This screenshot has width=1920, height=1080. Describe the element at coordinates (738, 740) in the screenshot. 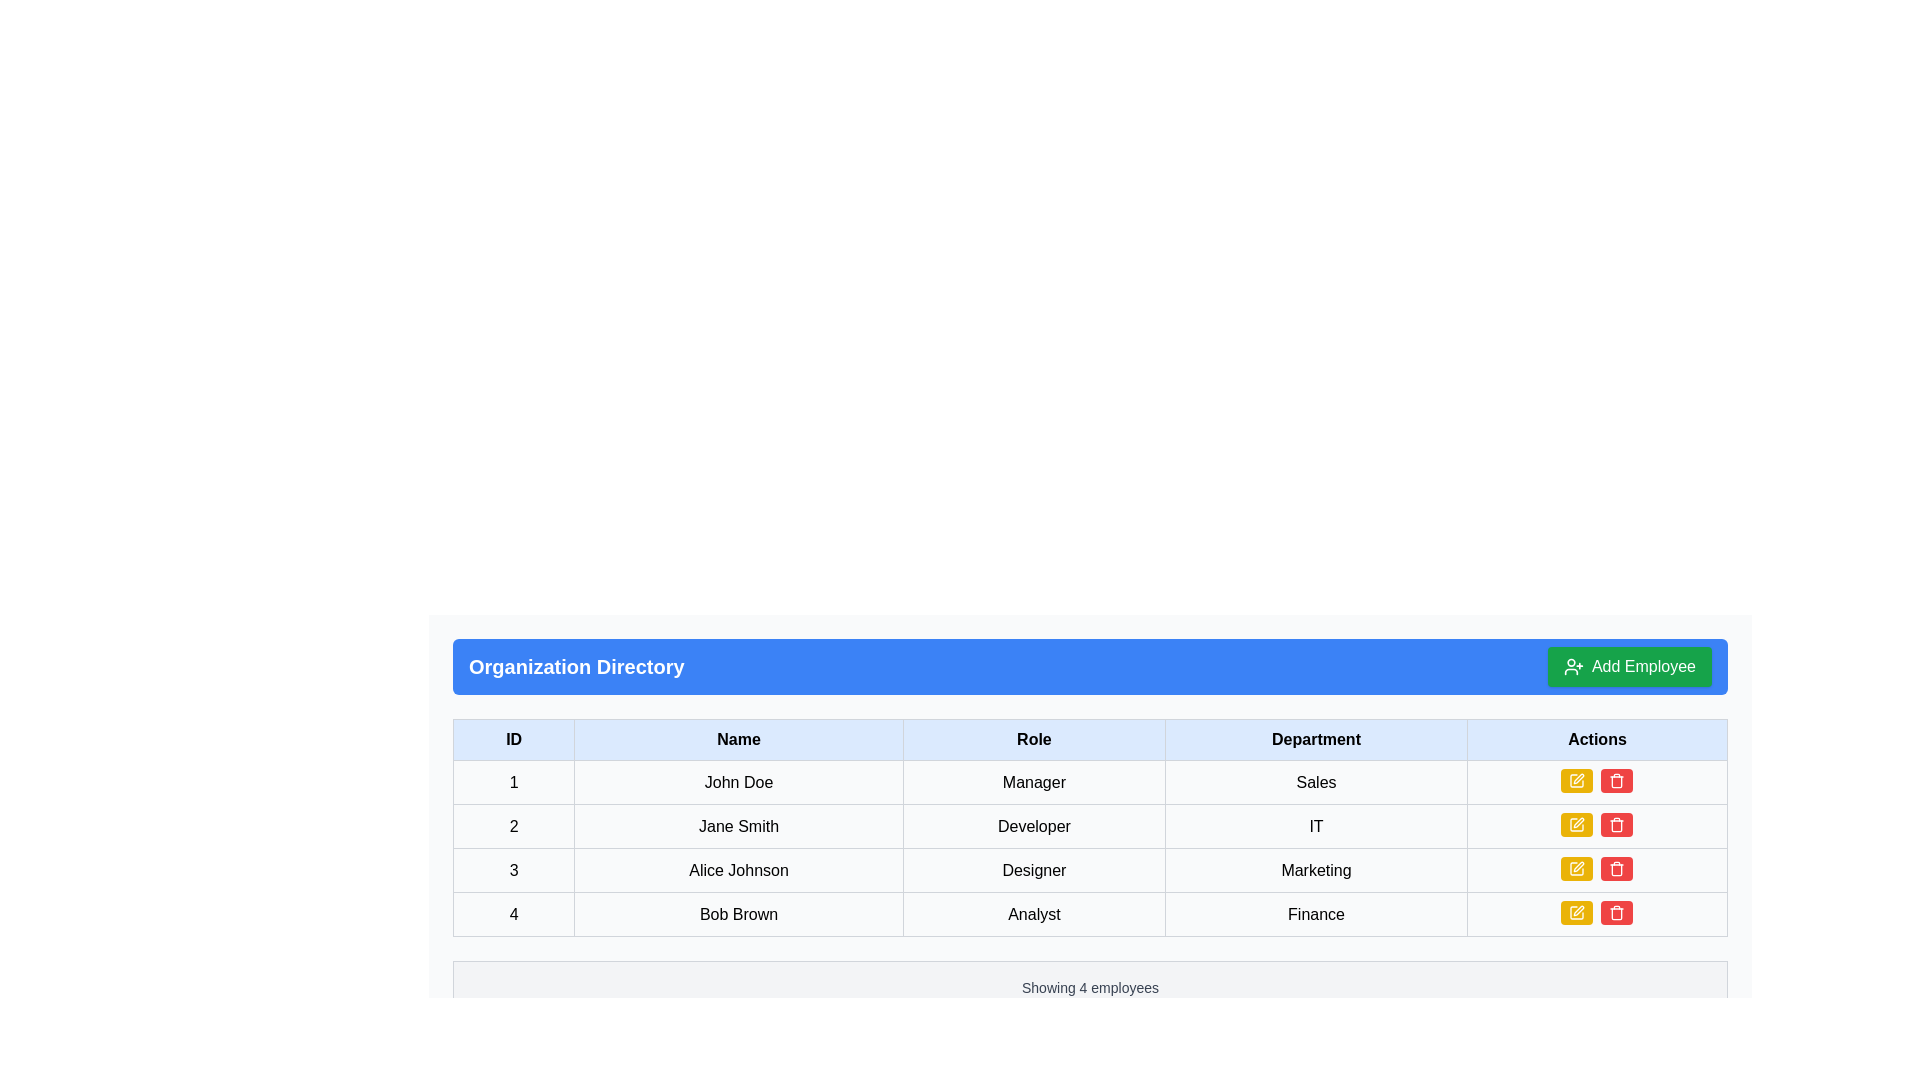

I see `the table header cell displaying the text 'Name', which is the second header cell in a row of five headers, located between 'ID' and 'Role'` at that location.